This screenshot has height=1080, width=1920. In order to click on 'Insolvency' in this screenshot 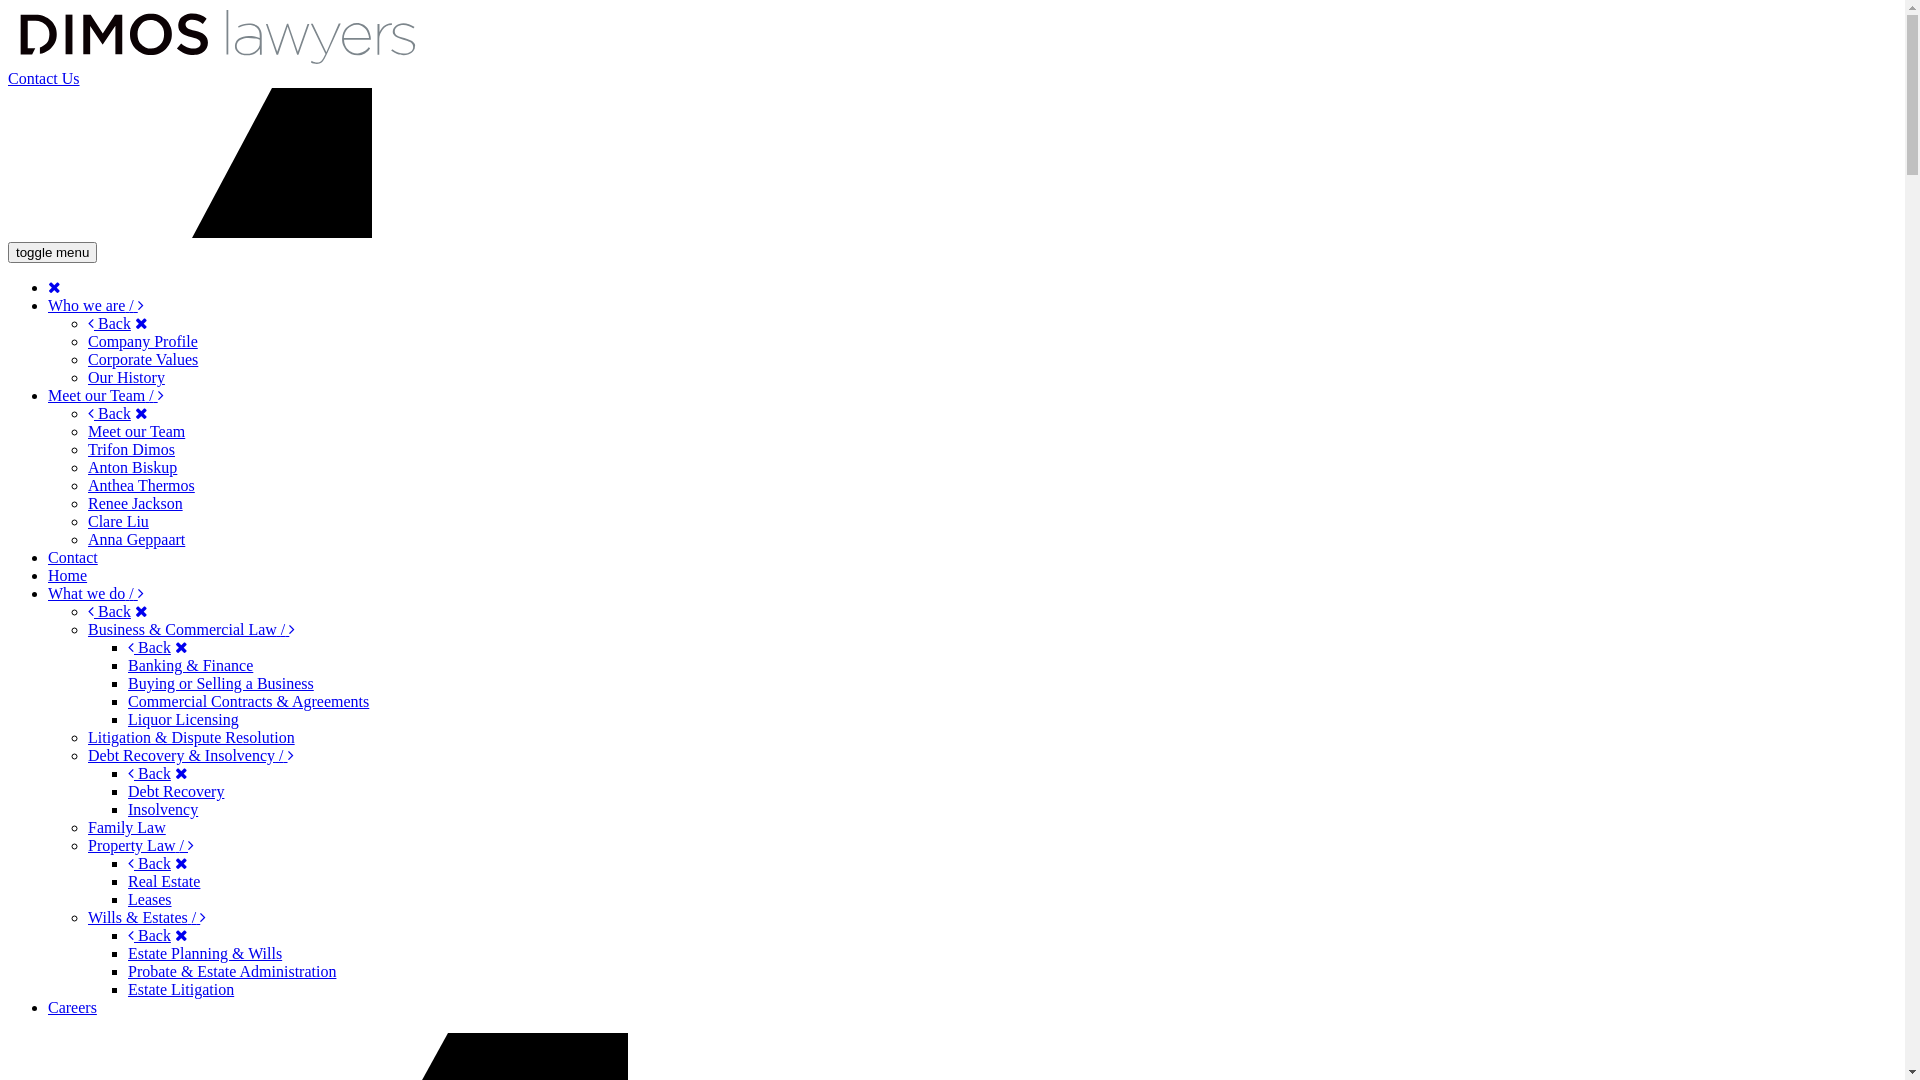, I will do `click(163, 808)`.